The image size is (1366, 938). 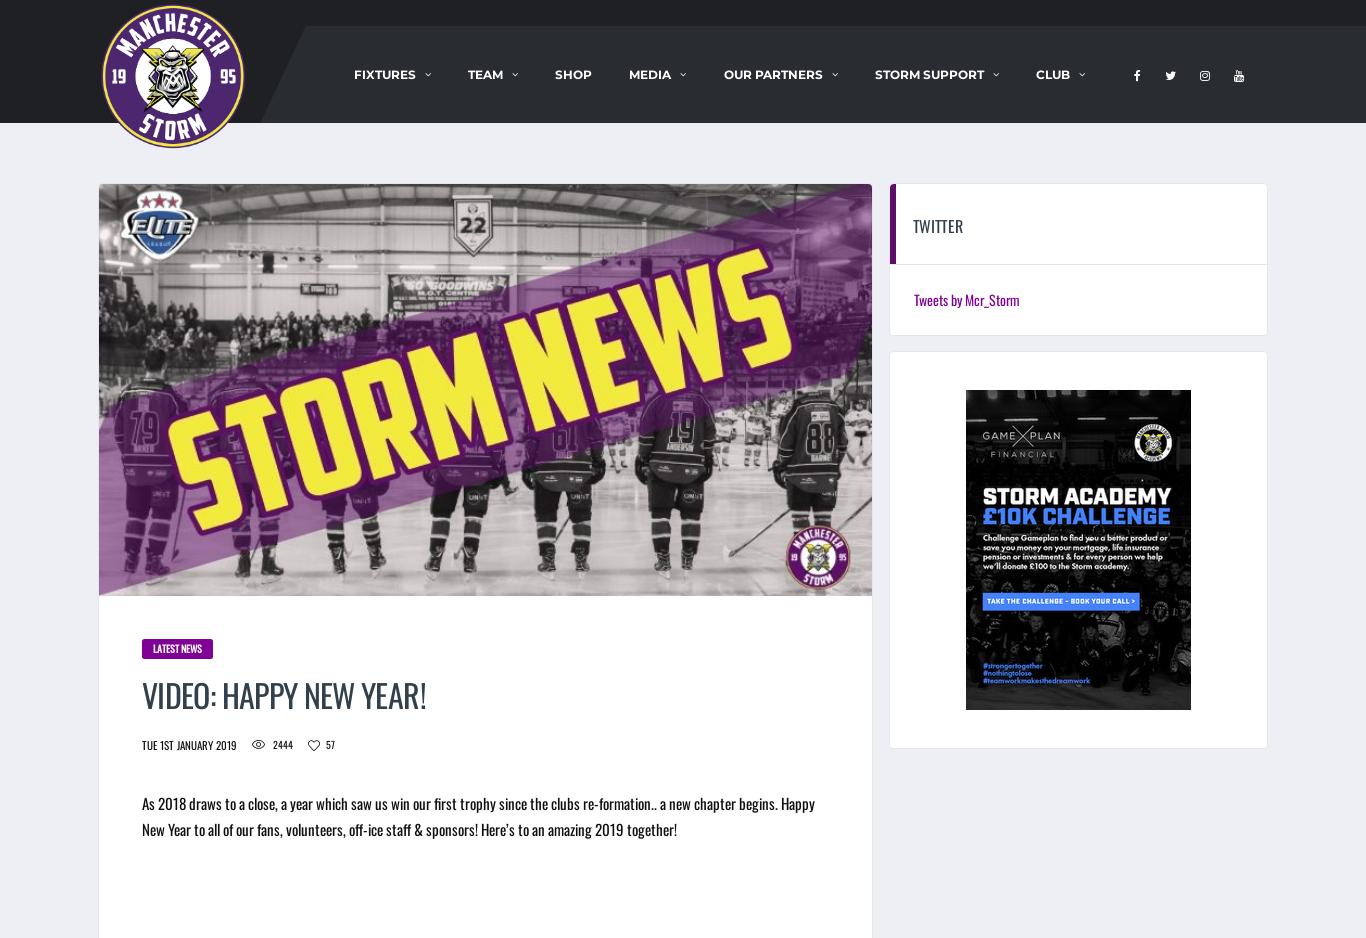 I want to click on 'Total Fitness', so click(x=782, y=228).